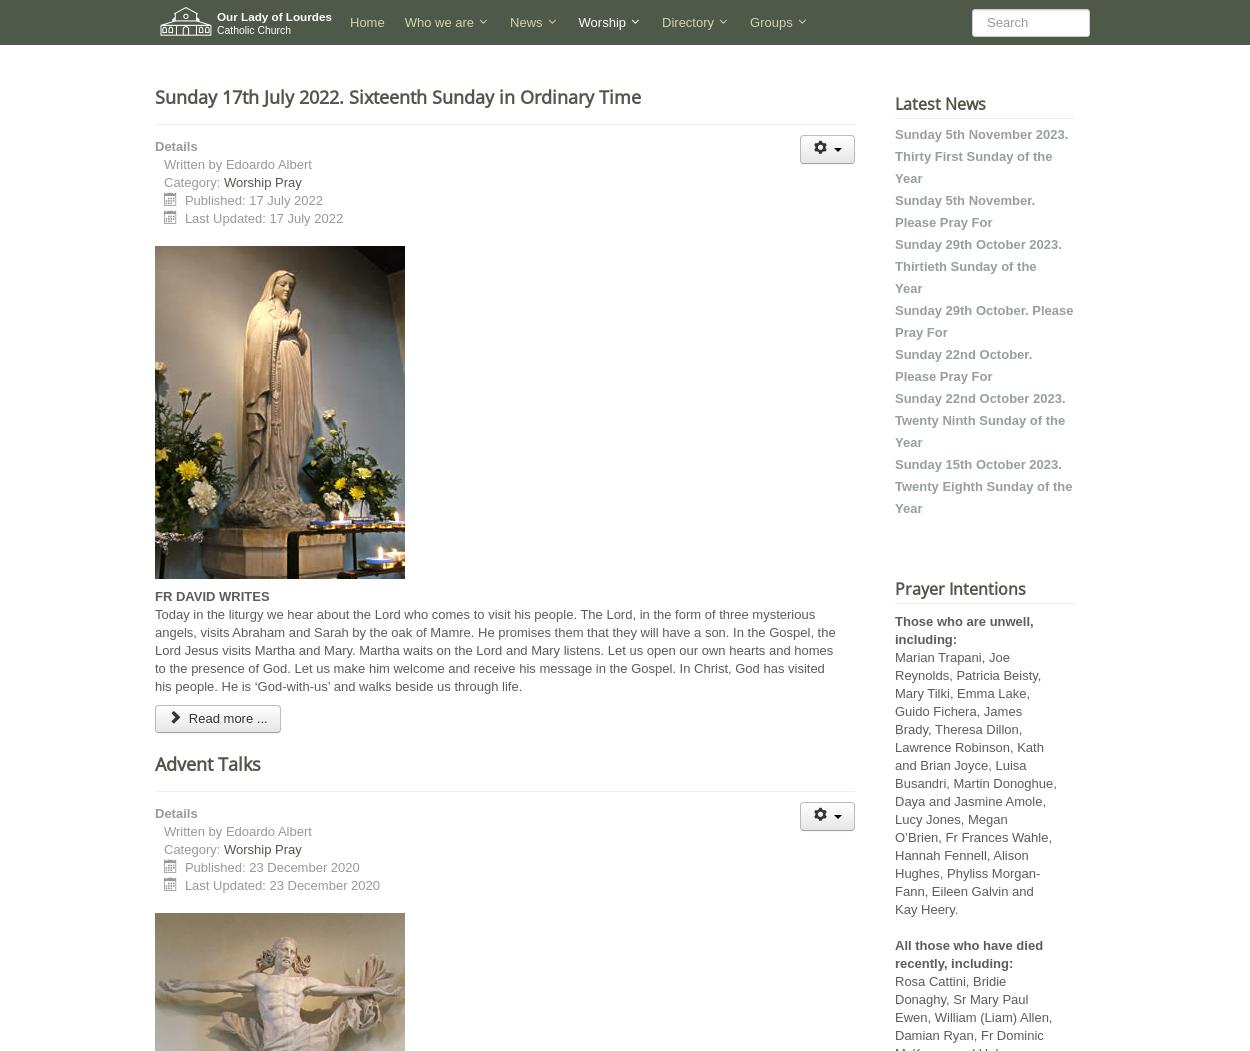 Image resolution: width=1250 pixels, height=1051 pixels. I want to click on 'Those who are unwell, including:', so click(963, 629).